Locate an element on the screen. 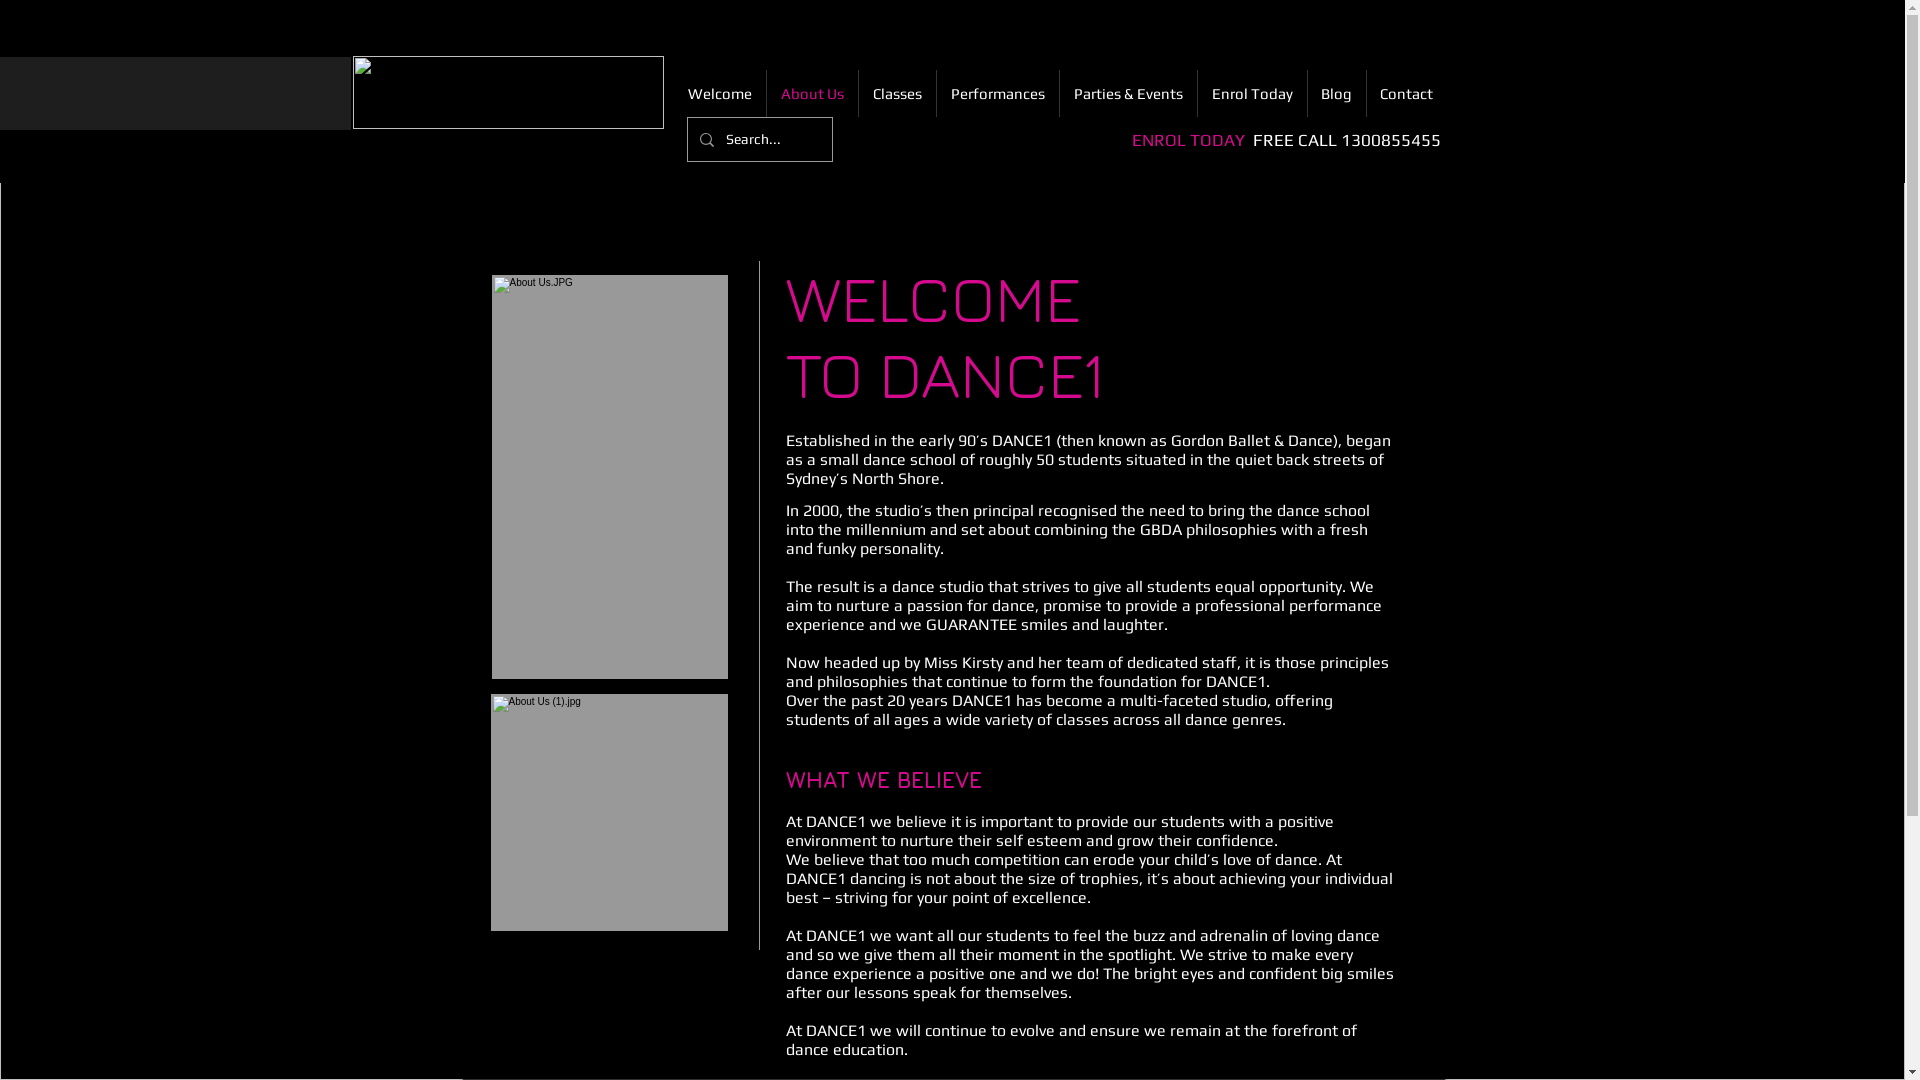 This screenshot has height=1080, width=1920. 'Performances' is located at coordinates (997, 93).